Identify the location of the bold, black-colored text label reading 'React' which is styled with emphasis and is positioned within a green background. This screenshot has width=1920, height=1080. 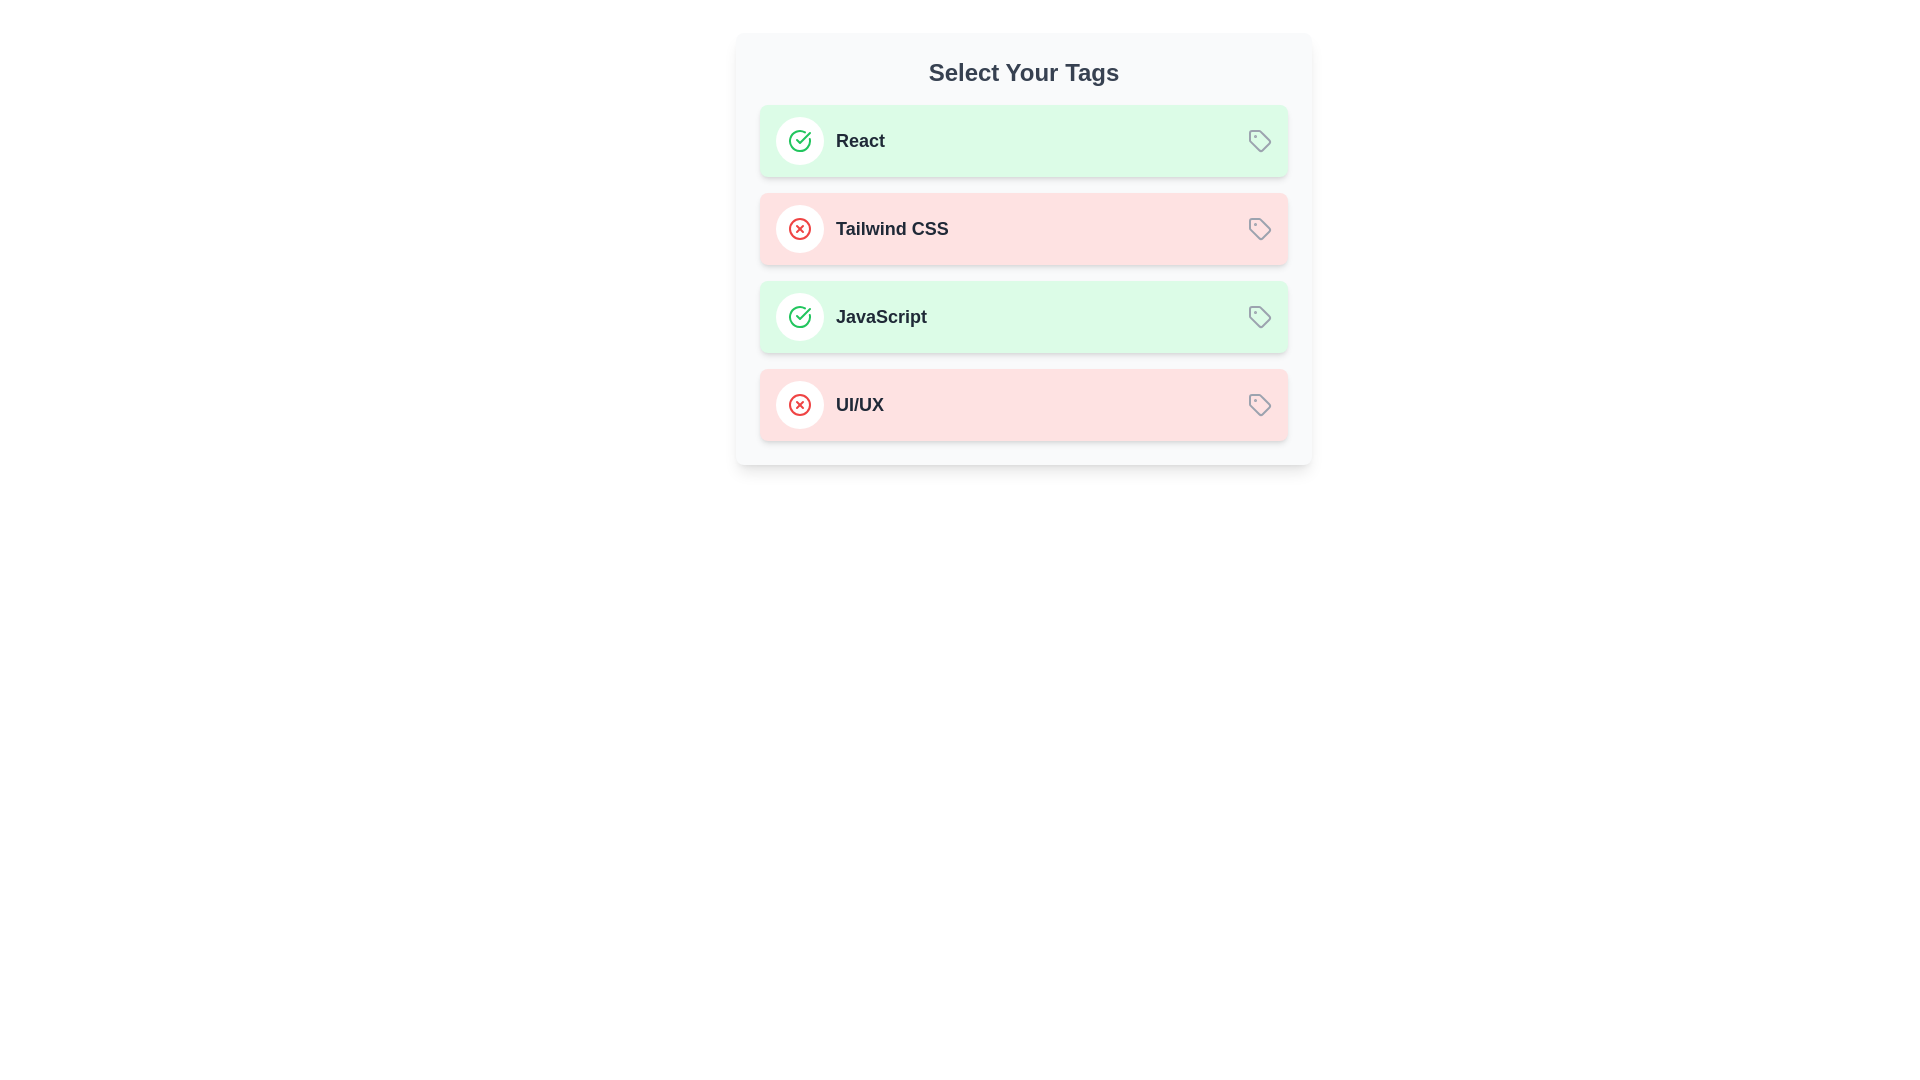
(860, 140).